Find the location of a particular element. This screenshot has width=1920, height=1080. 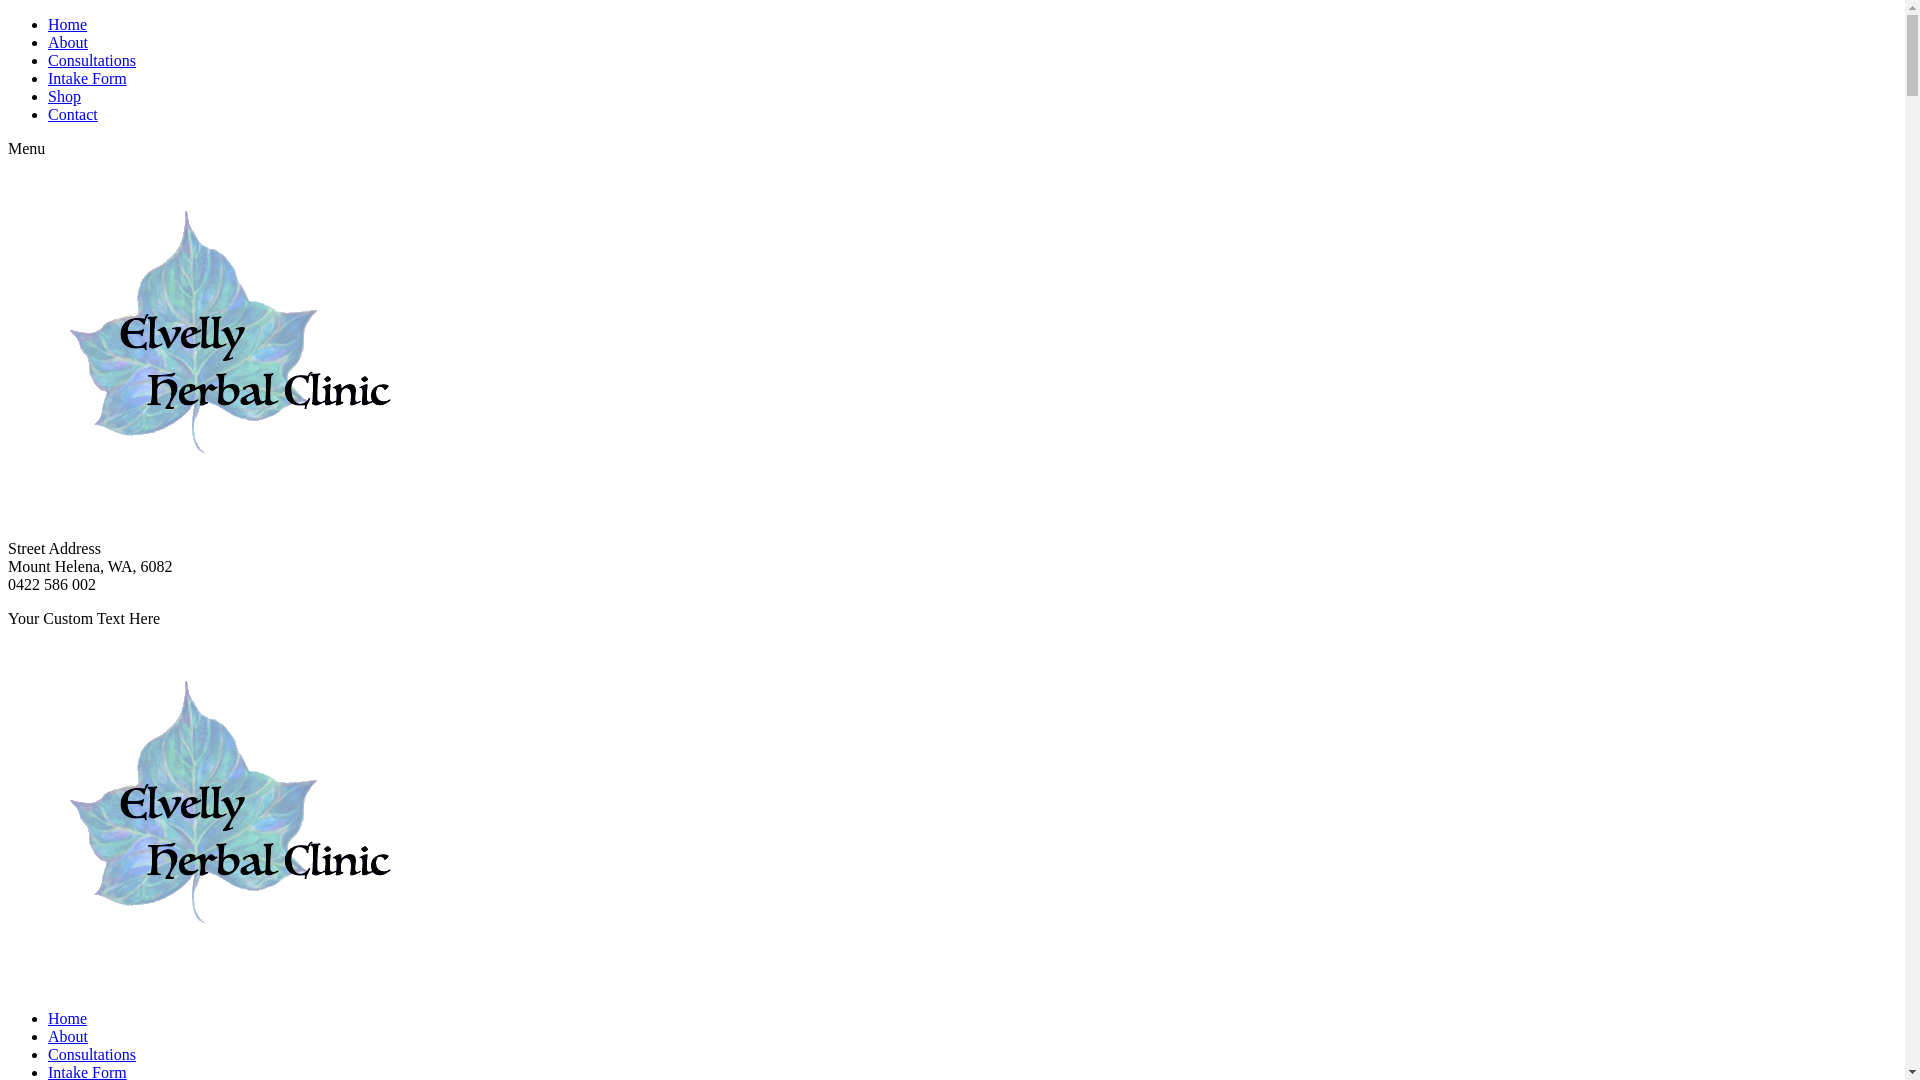

'About' is located at coordinates (67, 42).